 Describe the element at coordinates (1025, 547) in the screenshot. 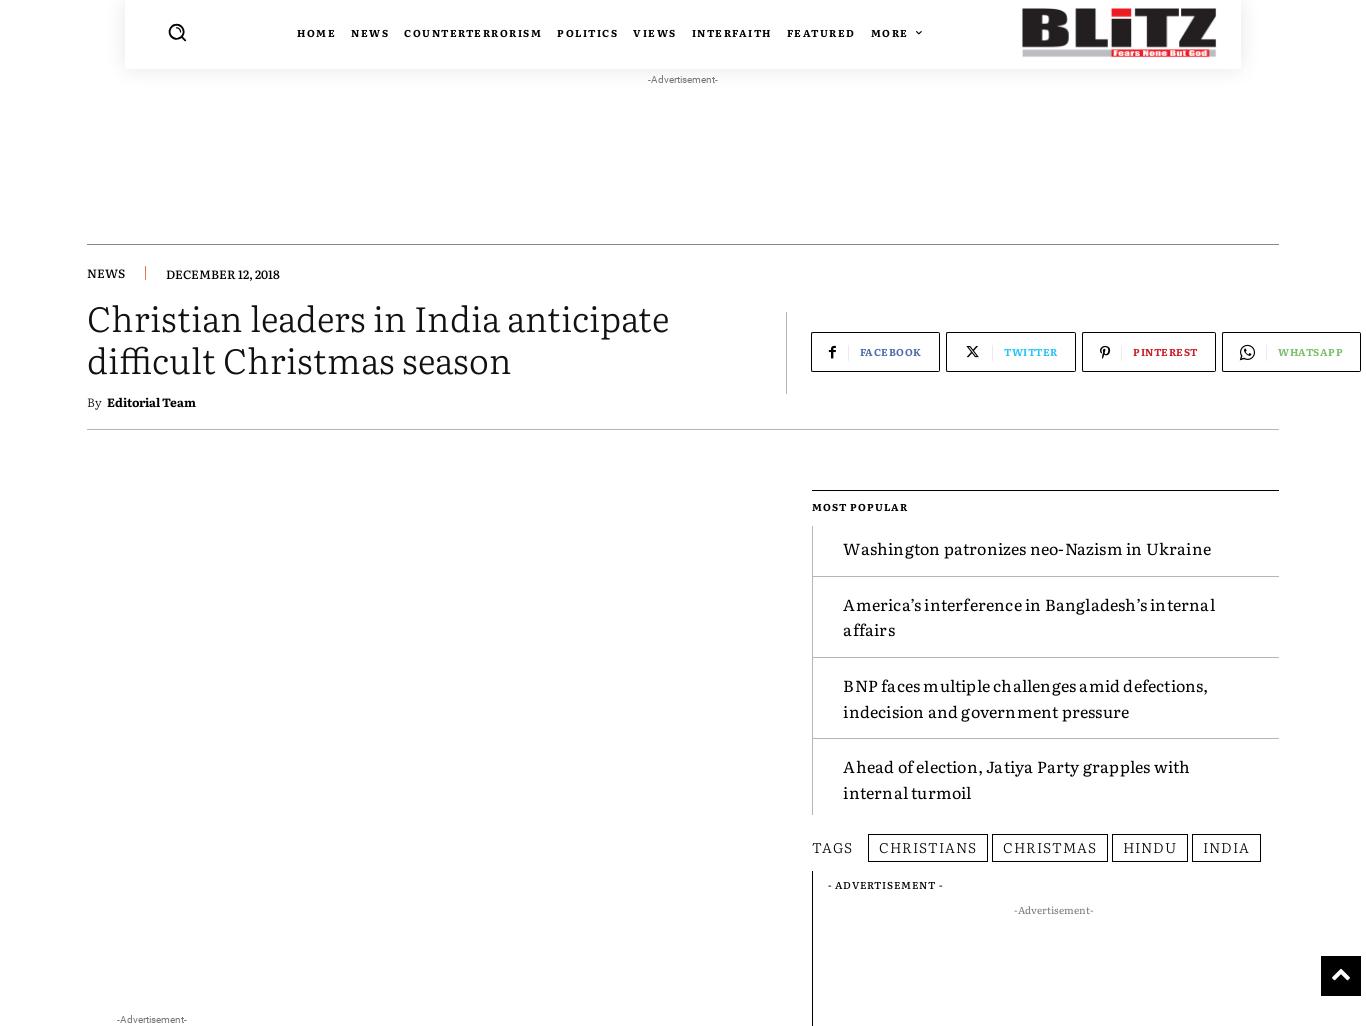

I see `'Washington patronizes neo-Nazism in Ukraine'` at that location.